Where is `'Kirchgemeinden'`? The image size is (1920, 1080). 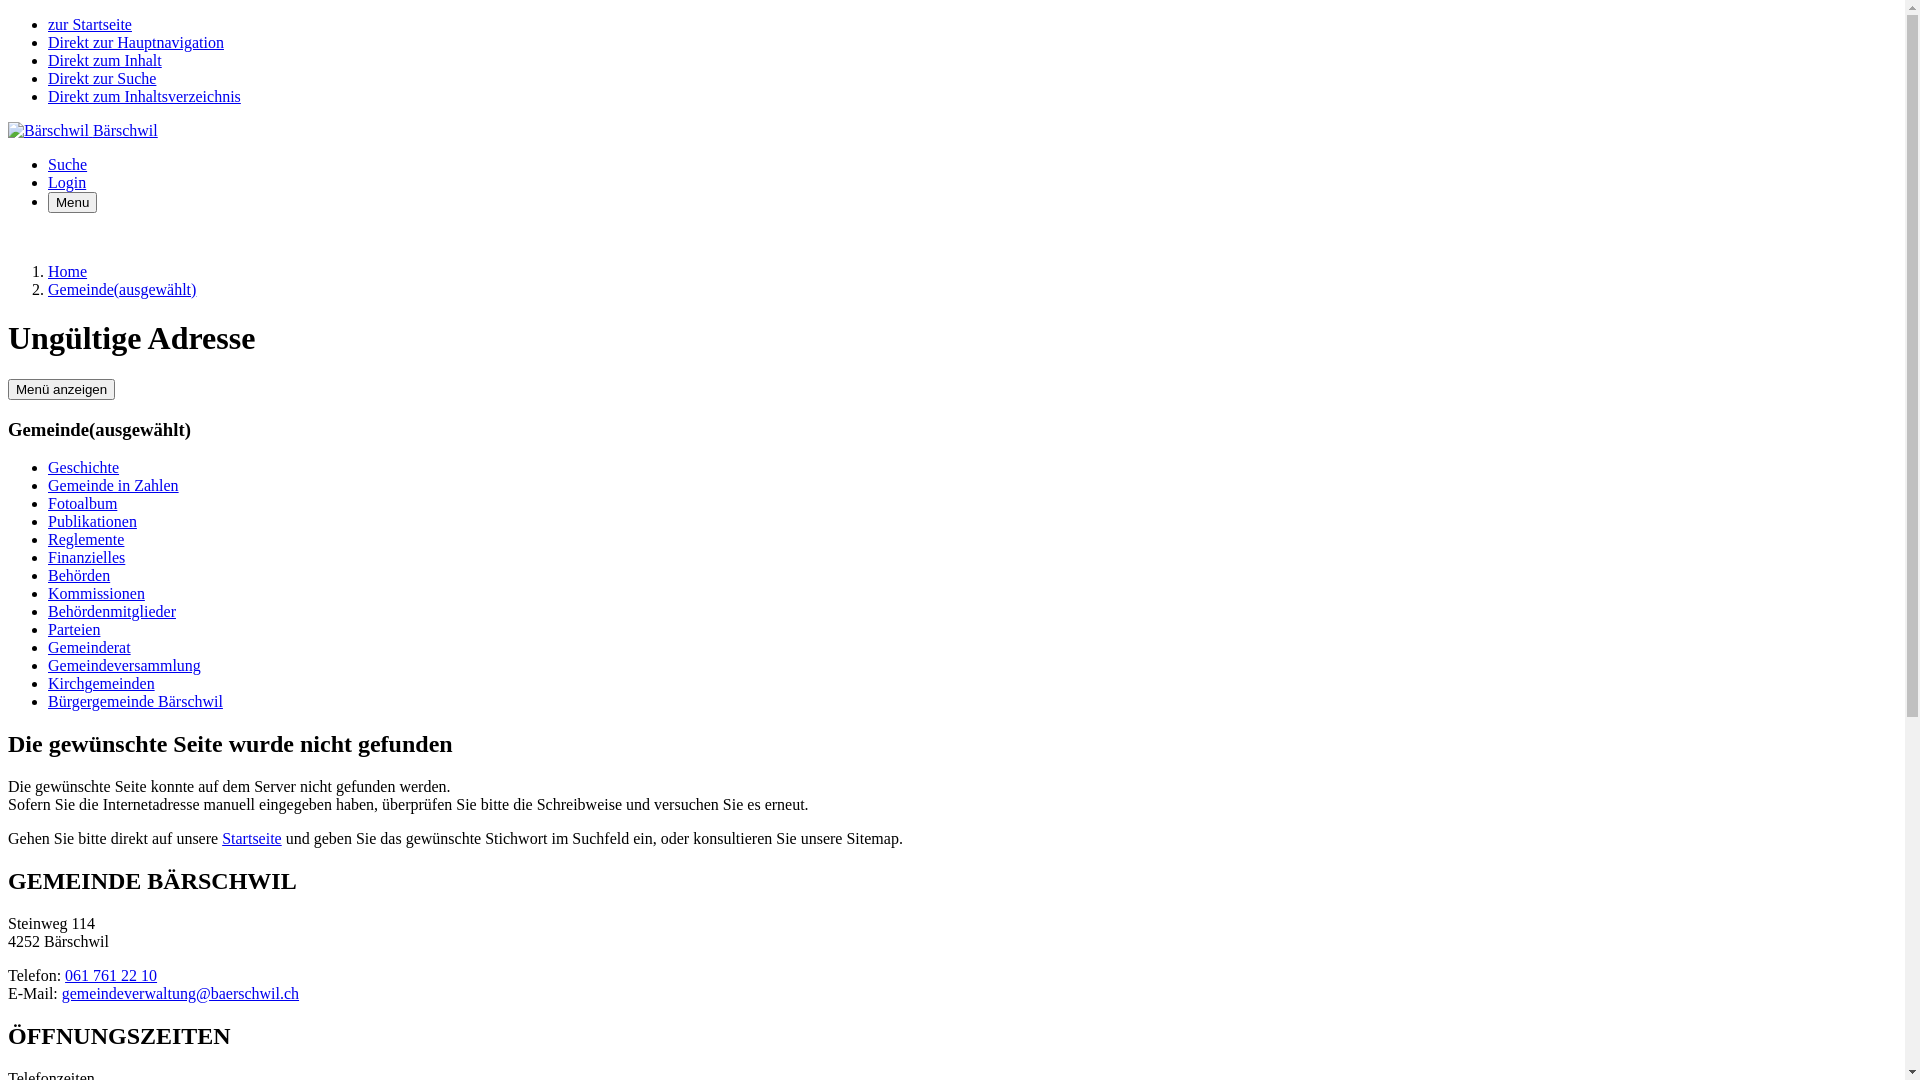 'Kirchgemeinden' is located at coordinates (100, 682).